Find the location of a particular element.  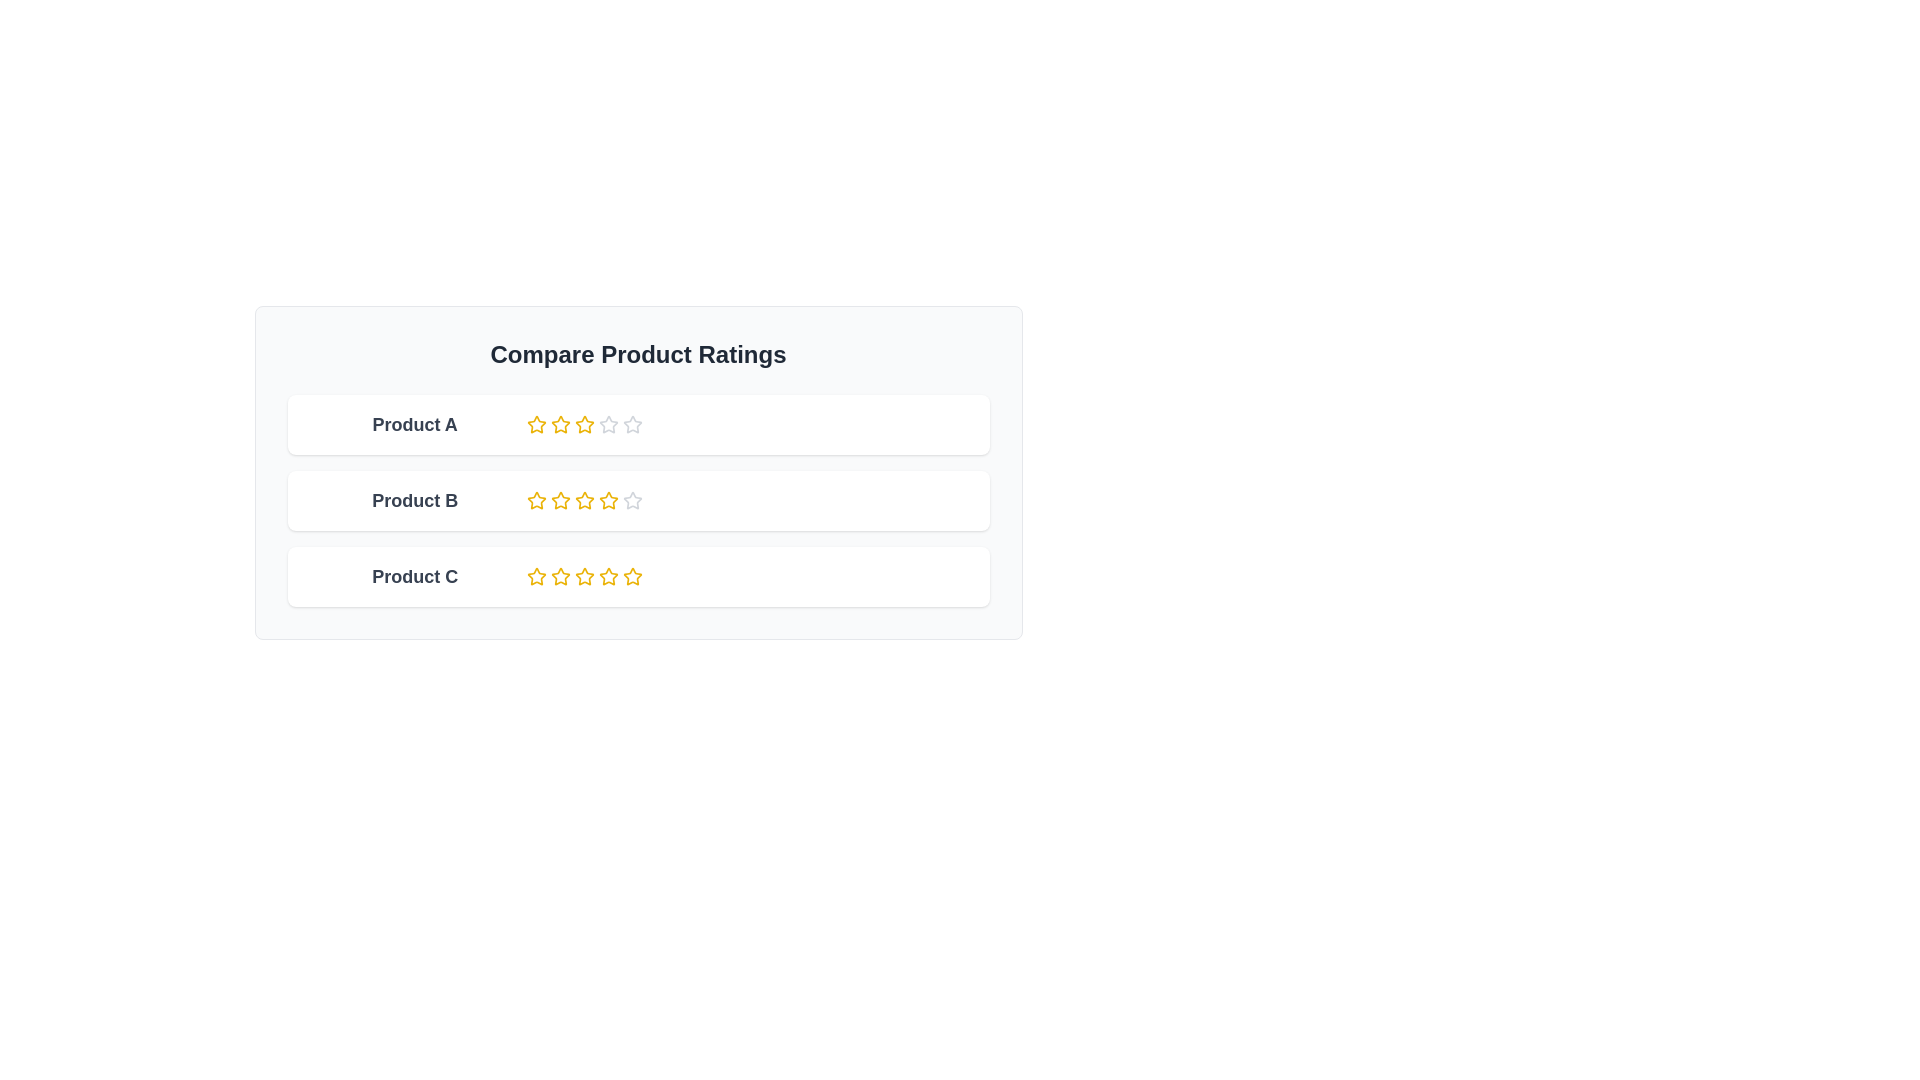

the fourth star icon in the rating system for 'Product A', which visually represents a rating level is located at coordinates (583, 423).